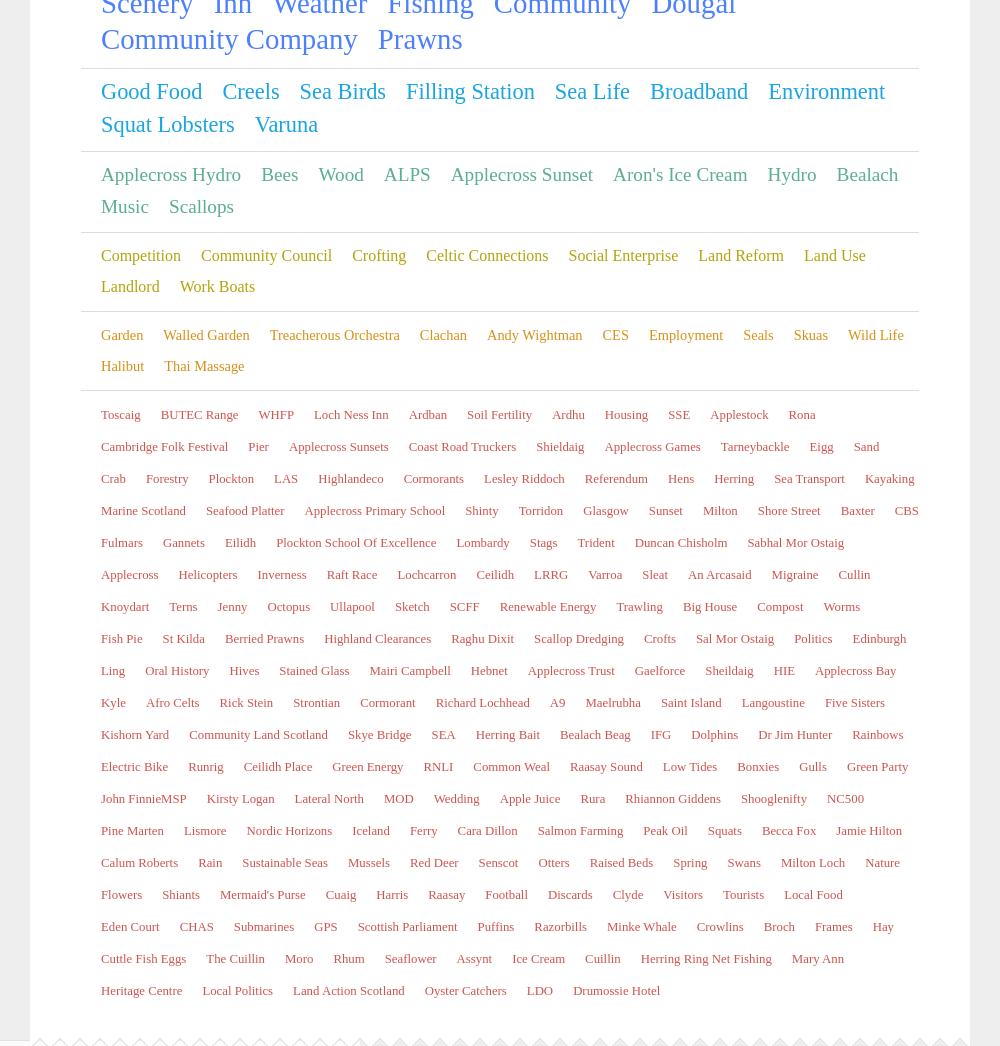  I want to click on 'Applecross', so click(118, 997).